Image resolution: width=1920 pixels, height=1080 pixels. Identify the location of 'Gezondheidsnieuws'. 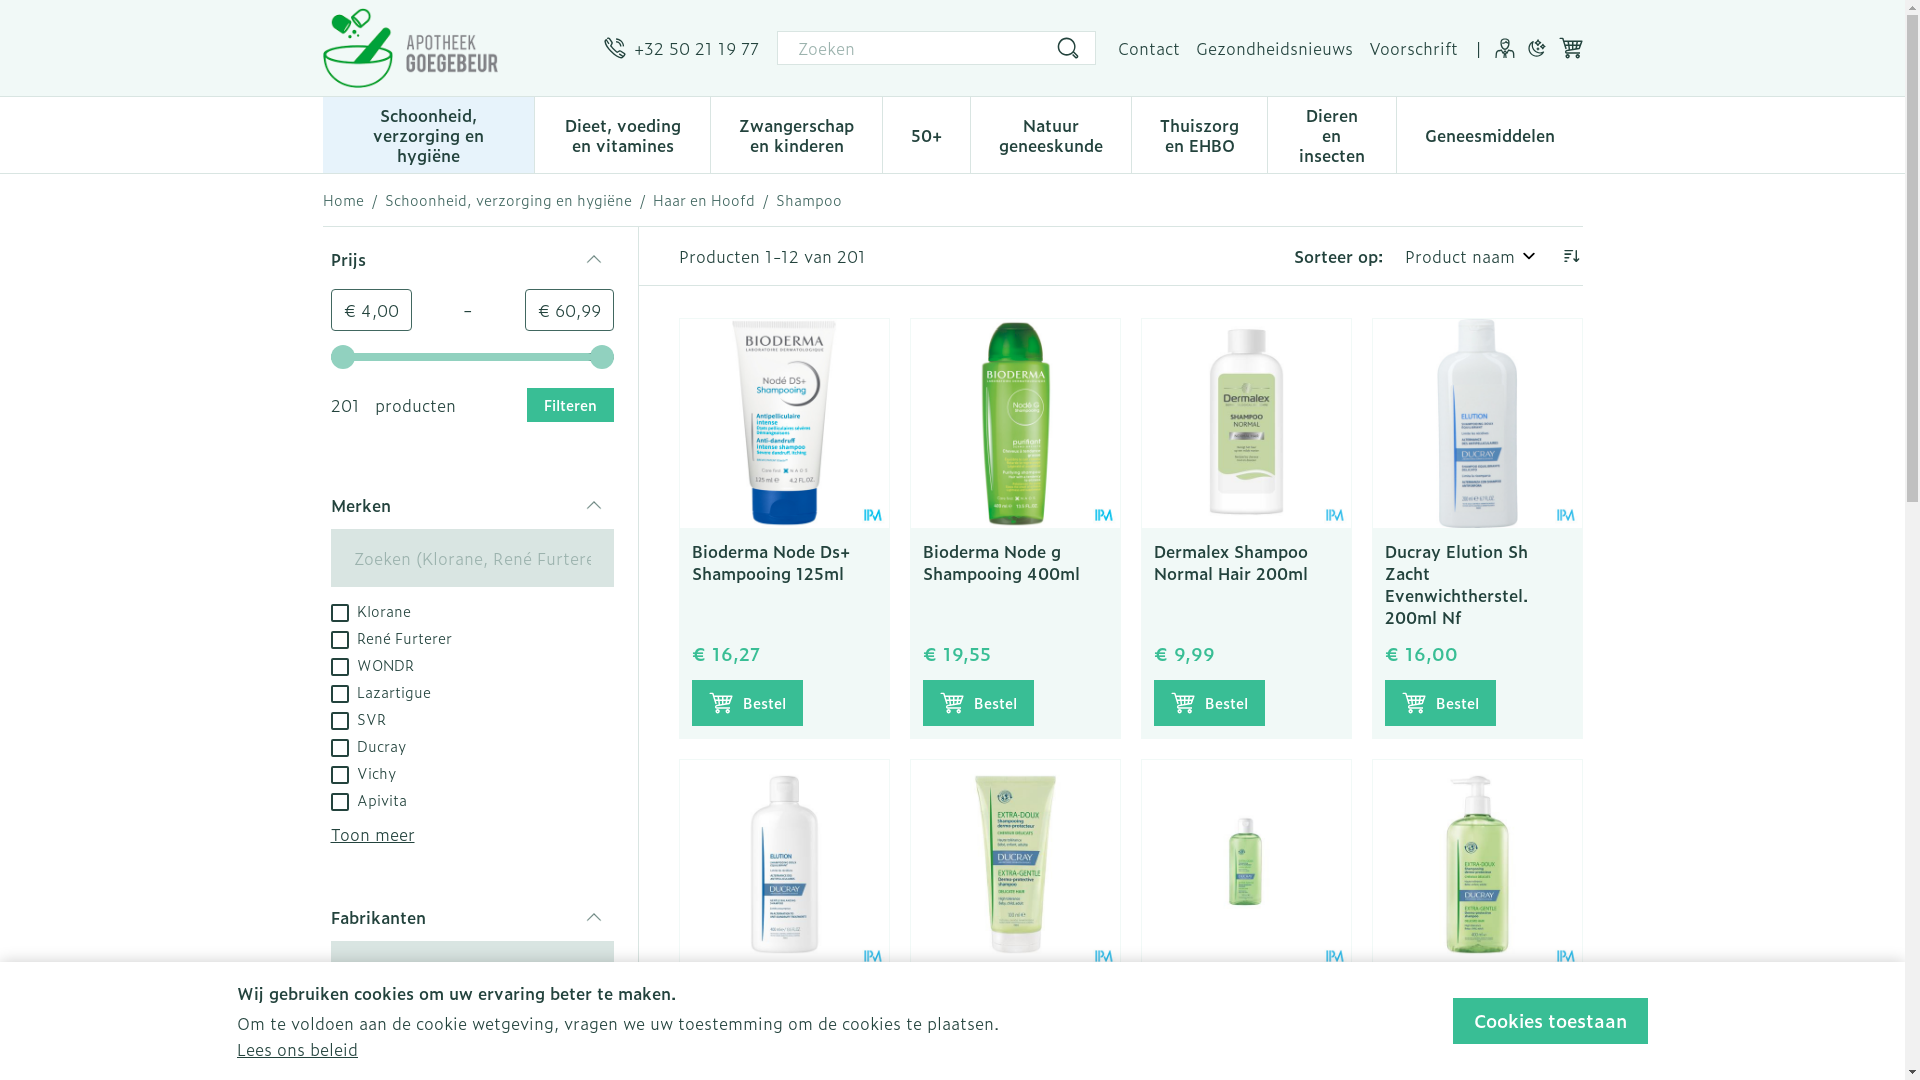
(1273, 46).